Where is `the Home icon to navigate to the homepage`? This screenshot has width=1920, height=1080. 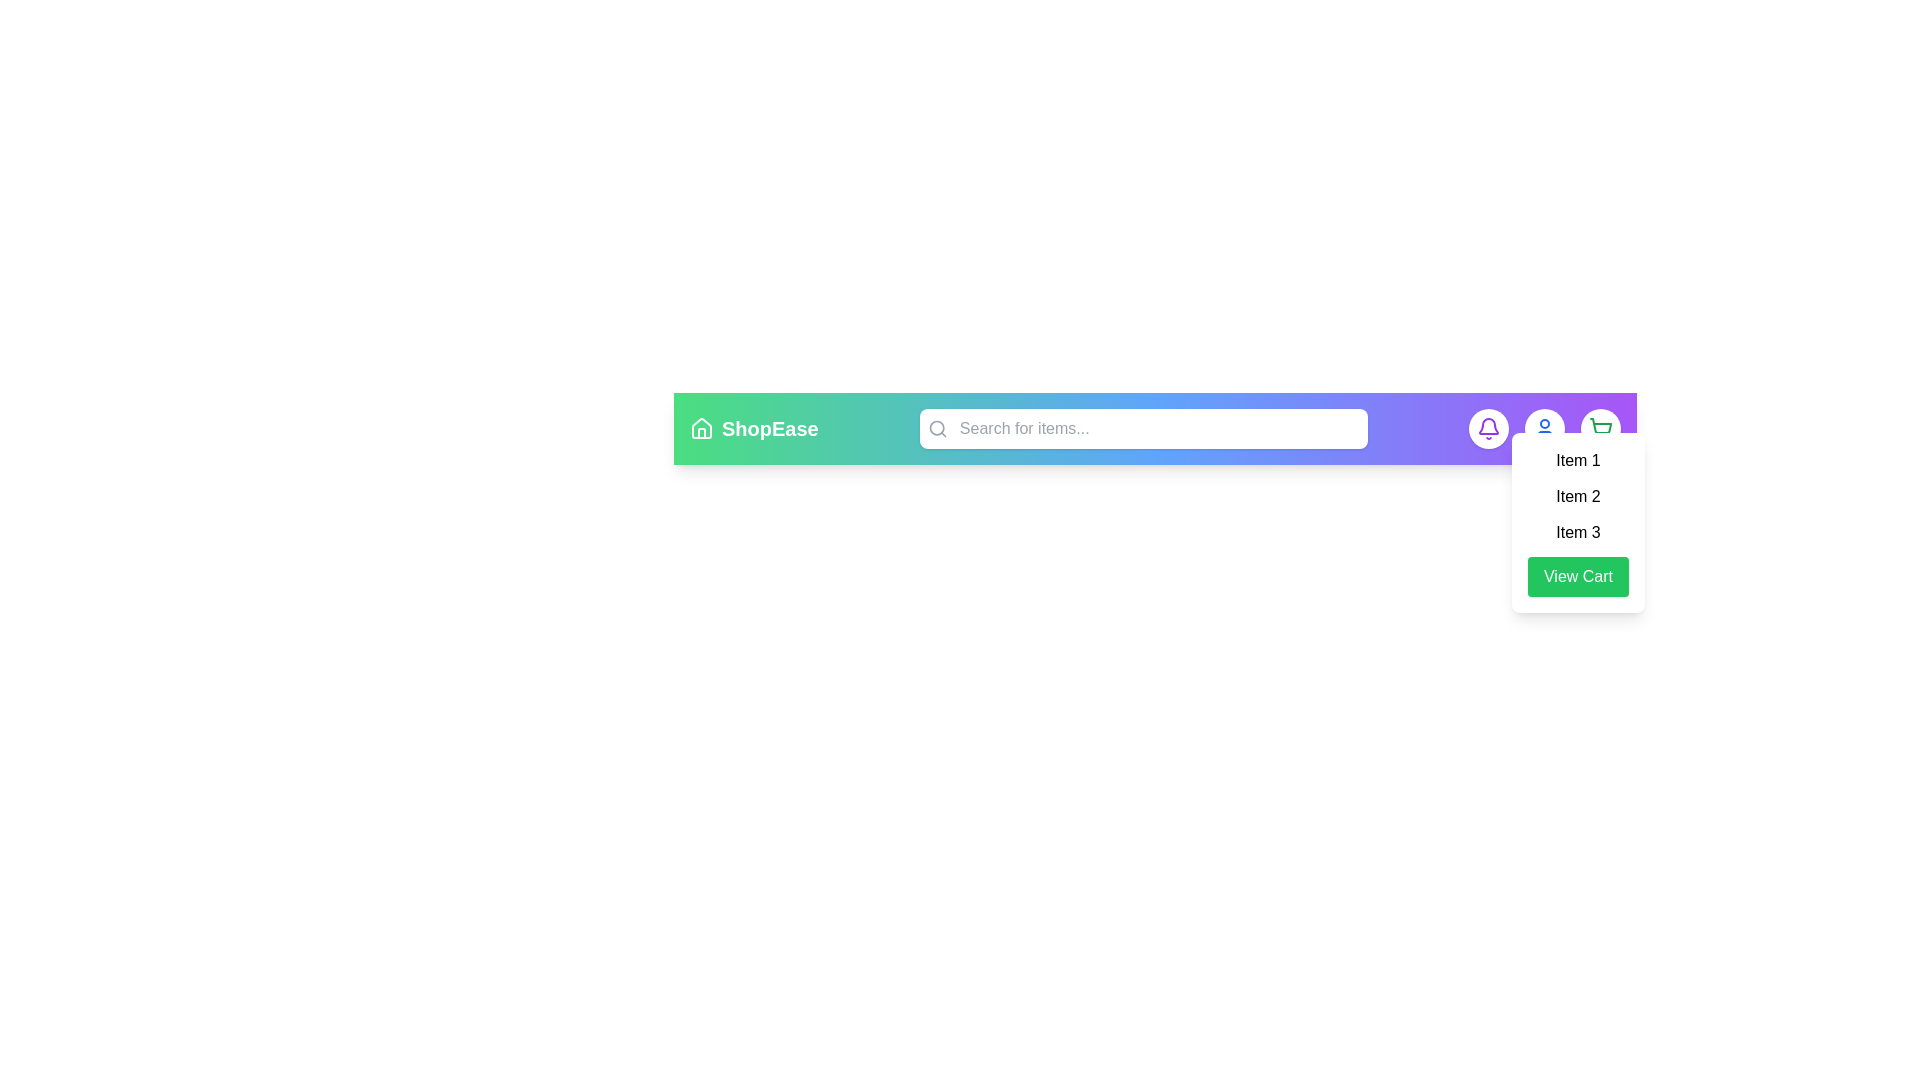 the Home icon to navigate to the homepage is located at coordinates (701, 427).